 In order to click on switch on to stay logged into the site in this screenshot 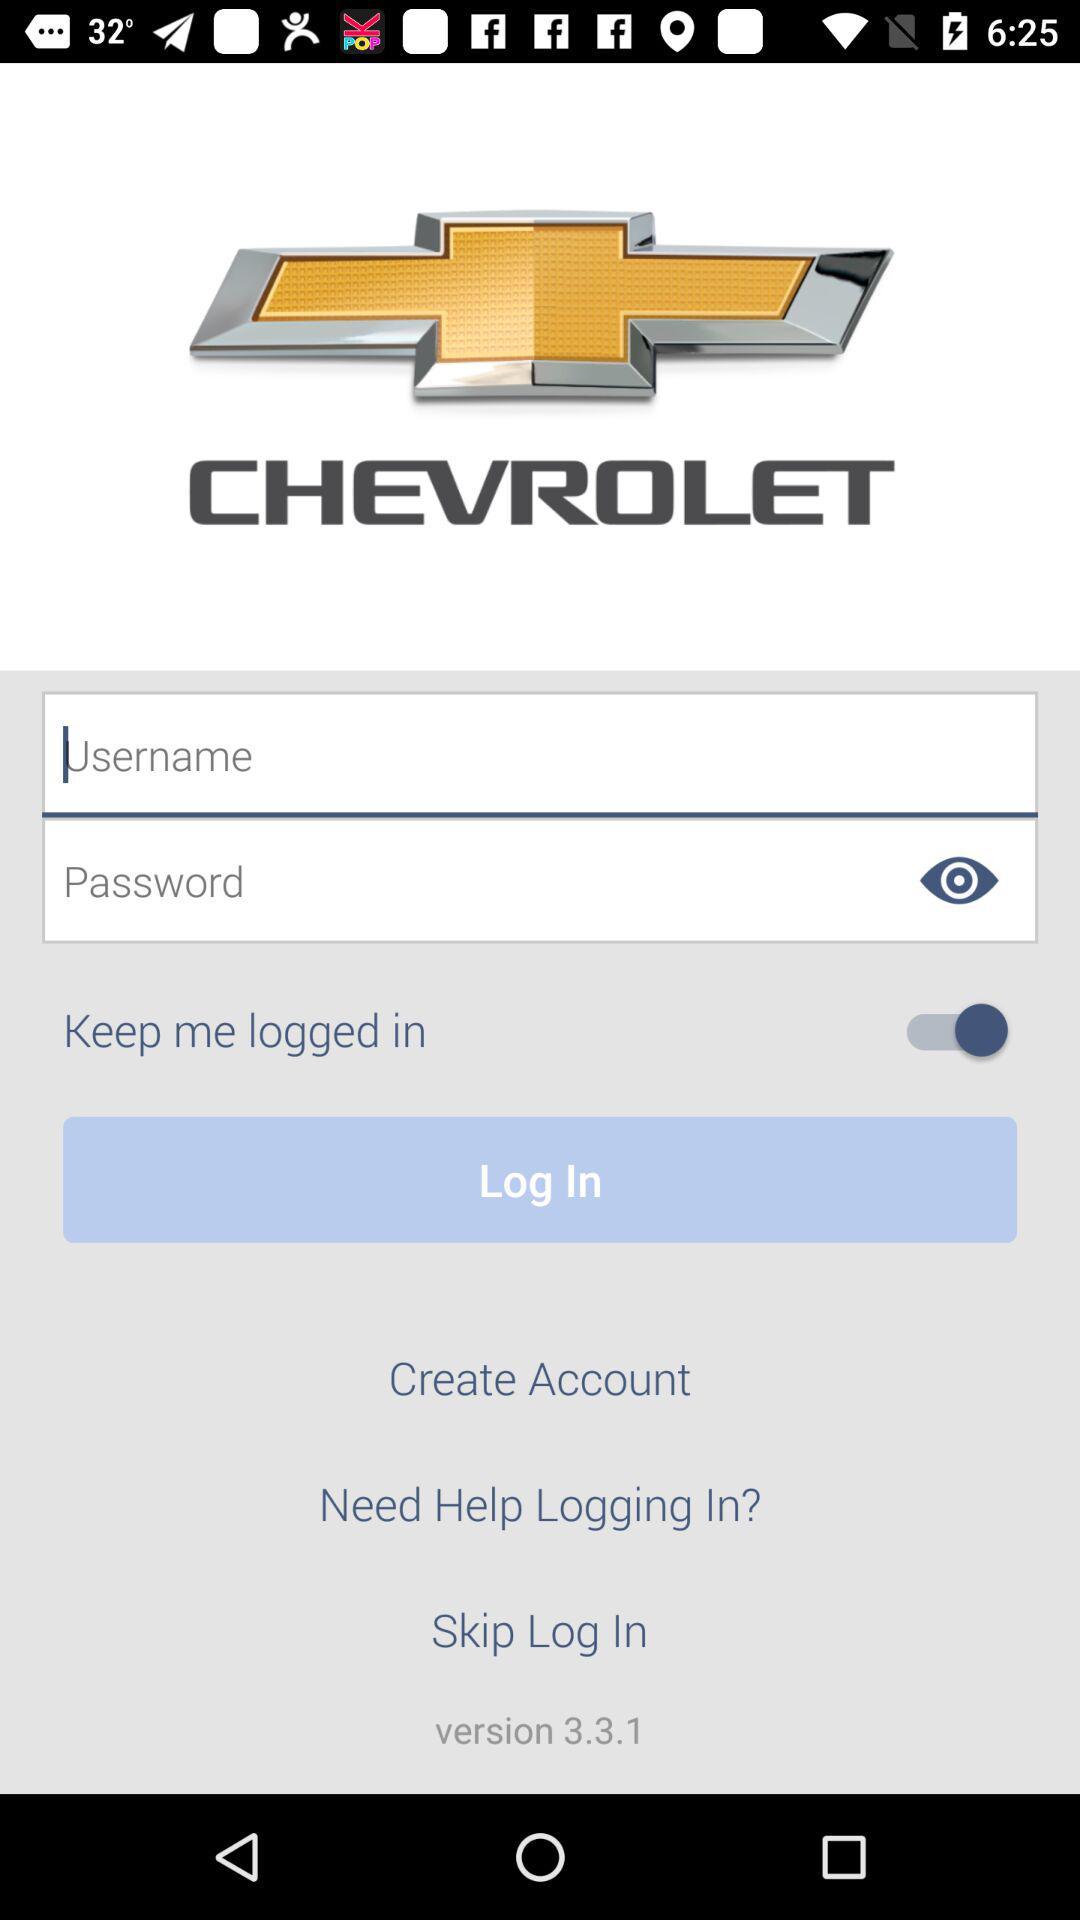, I will do `click(964, 1030)`.